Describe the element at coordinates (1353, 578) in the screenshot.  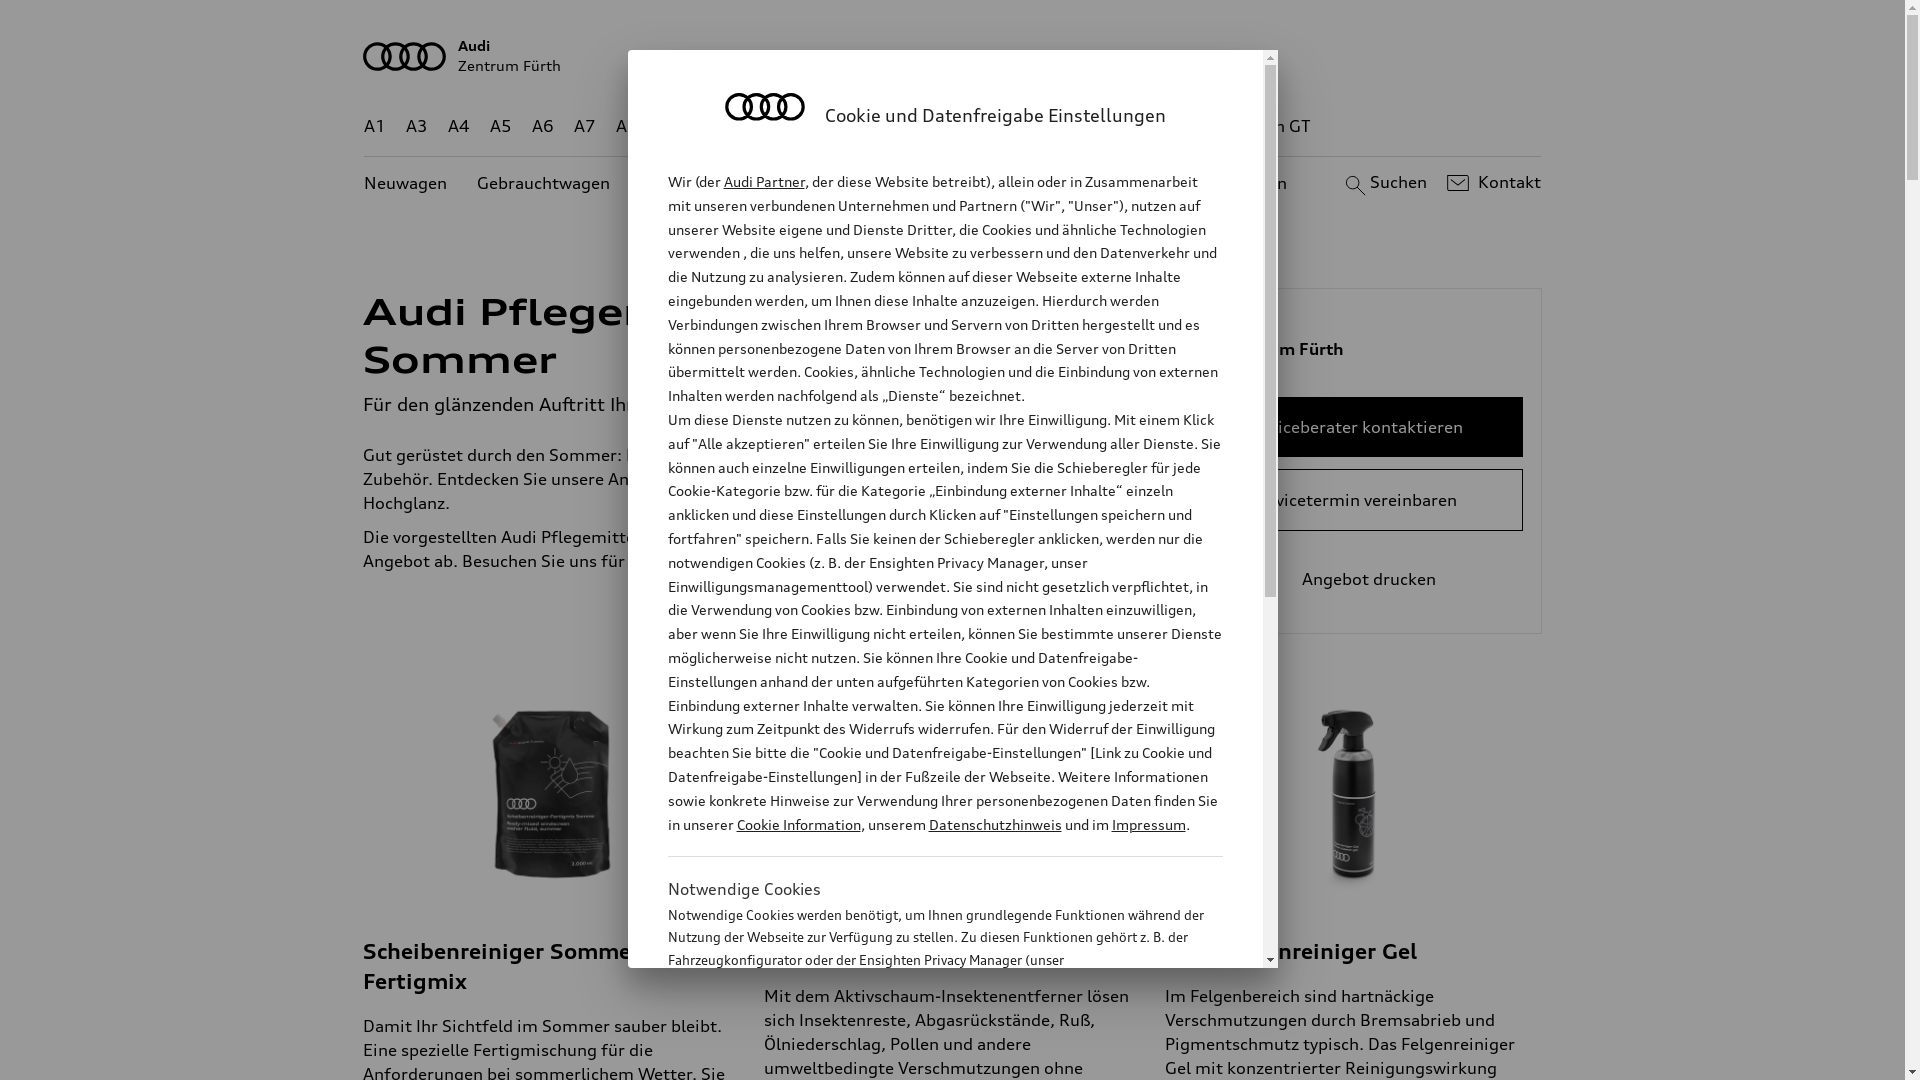
I see `'Angebot drucken'` at that location.